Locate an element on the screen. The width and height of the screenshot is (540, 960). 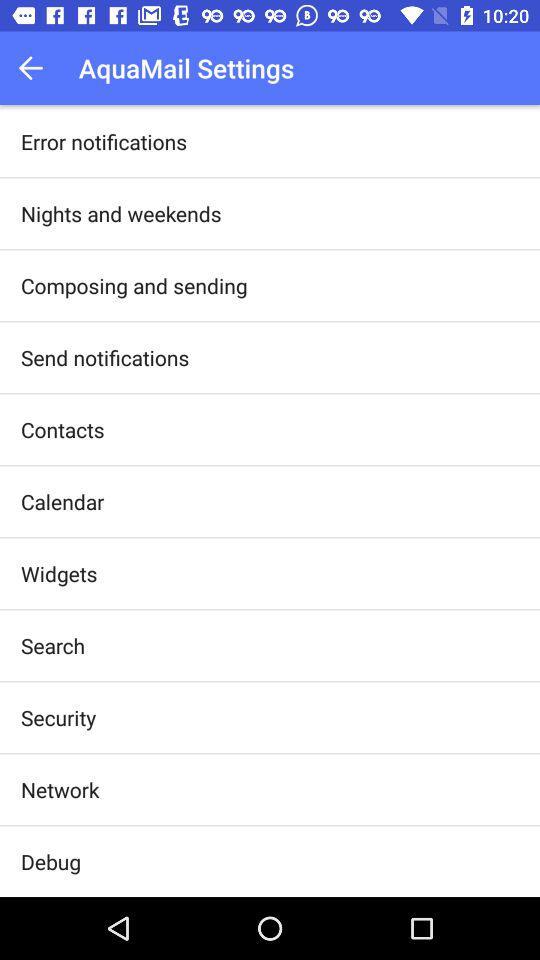
the contacts icon is located at coordinates (62, 429).